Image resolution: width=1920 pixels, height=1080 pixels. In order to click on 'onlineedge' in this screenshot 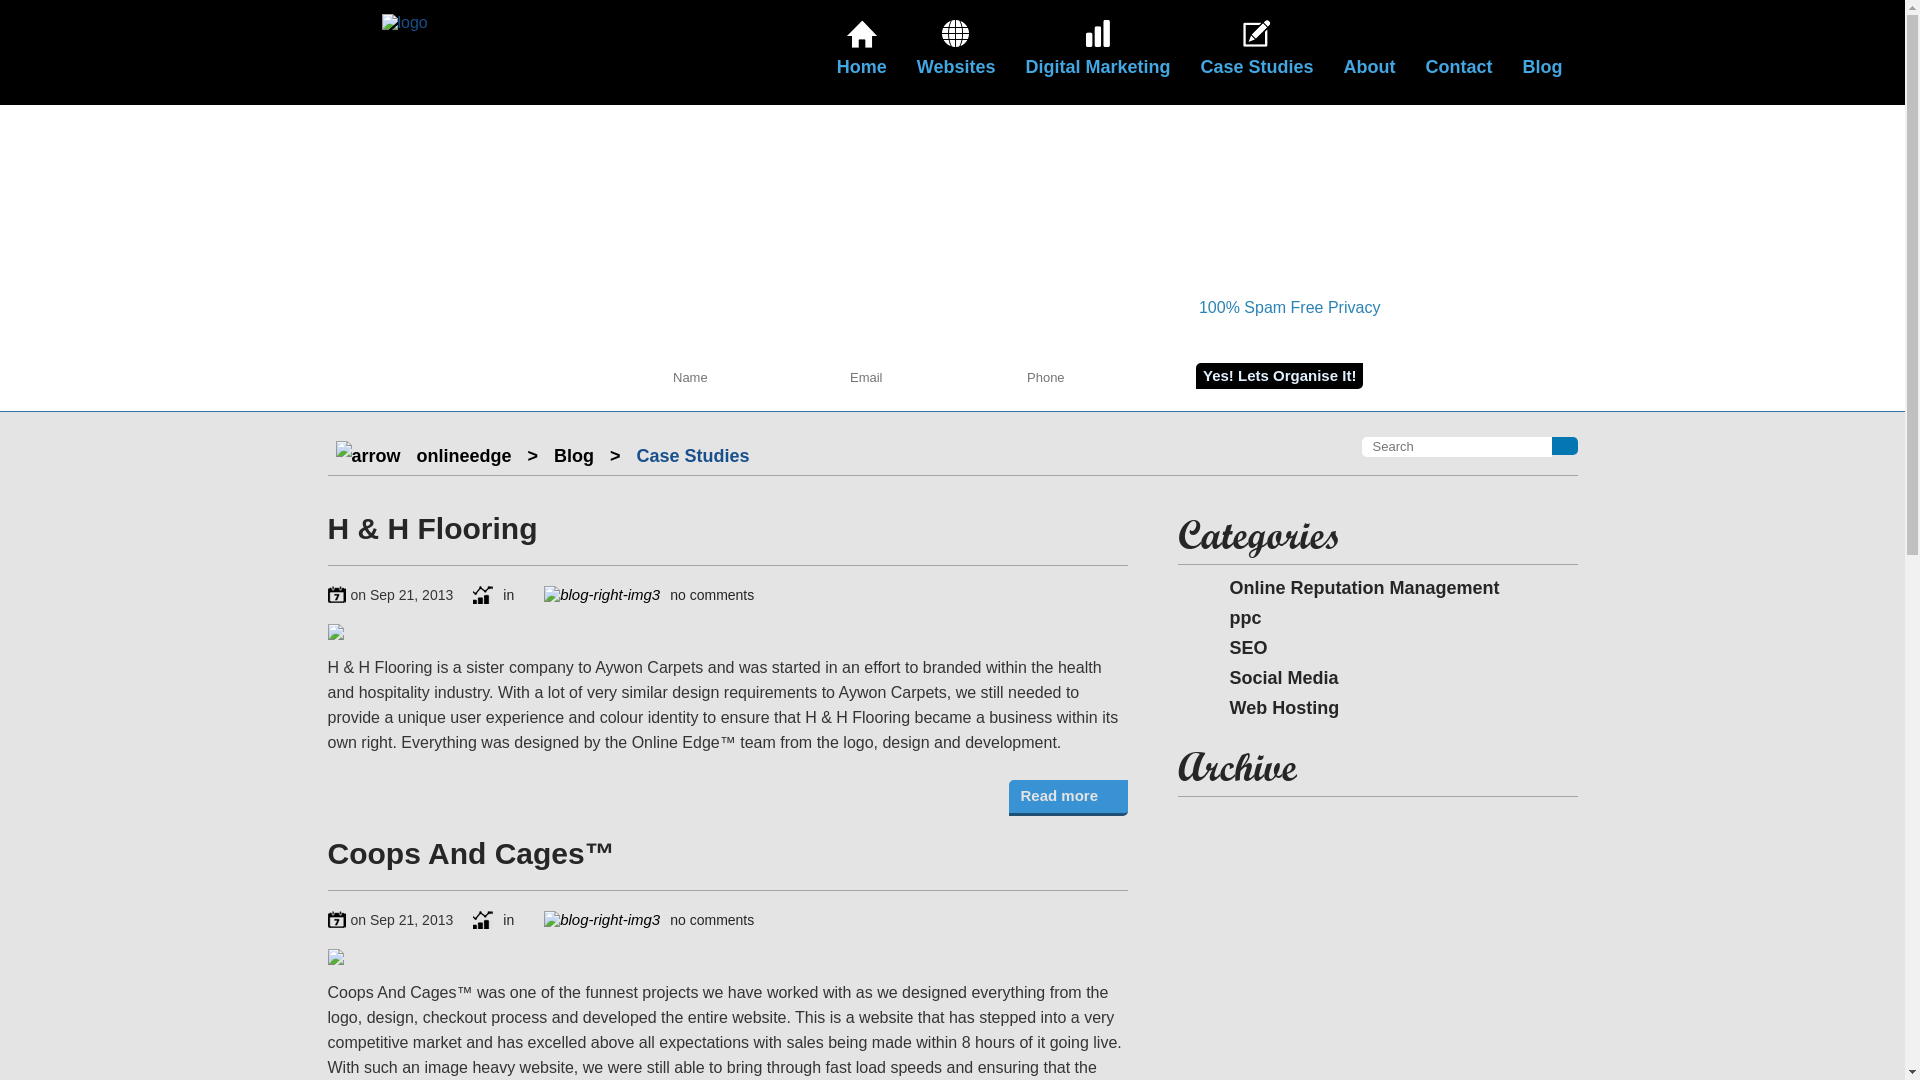, I will do `click(463, 455)`.